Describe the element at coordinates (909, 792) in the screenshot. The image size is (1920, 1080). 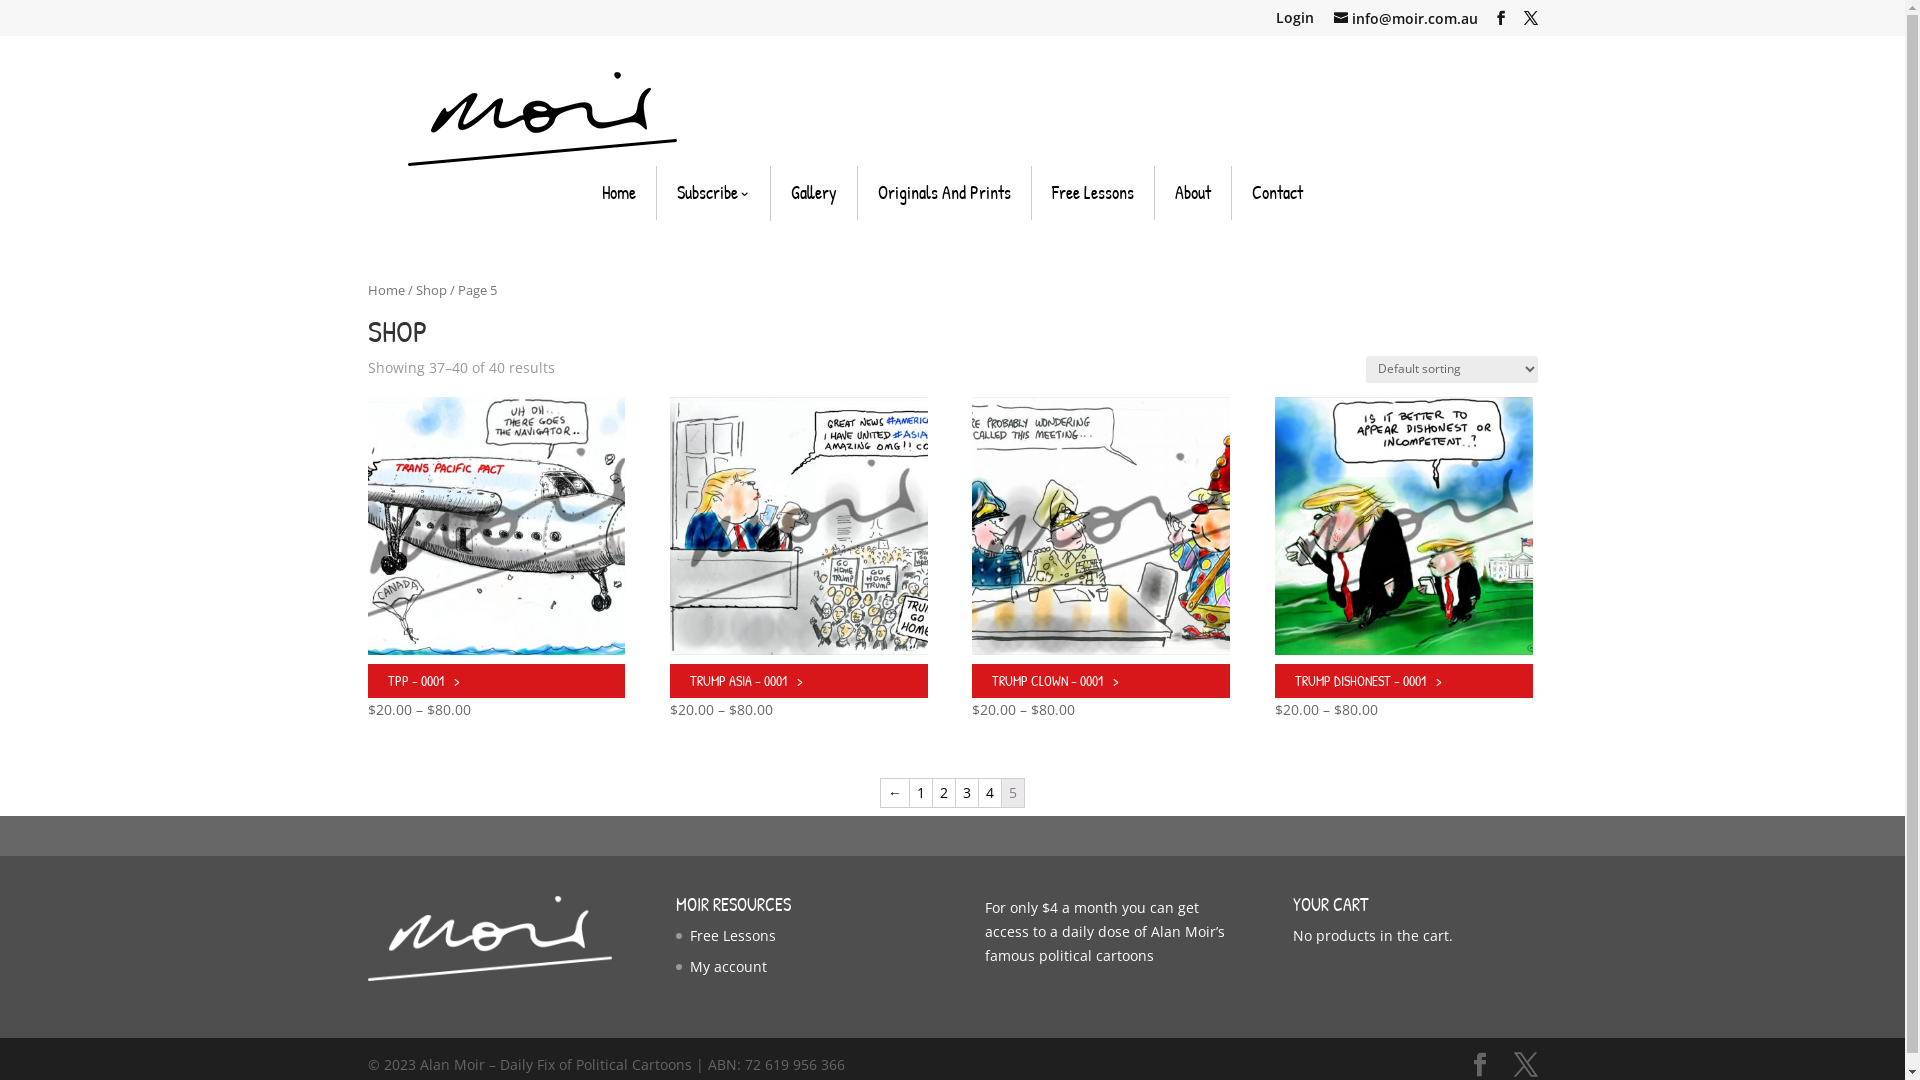
I see `'1'` at that location.